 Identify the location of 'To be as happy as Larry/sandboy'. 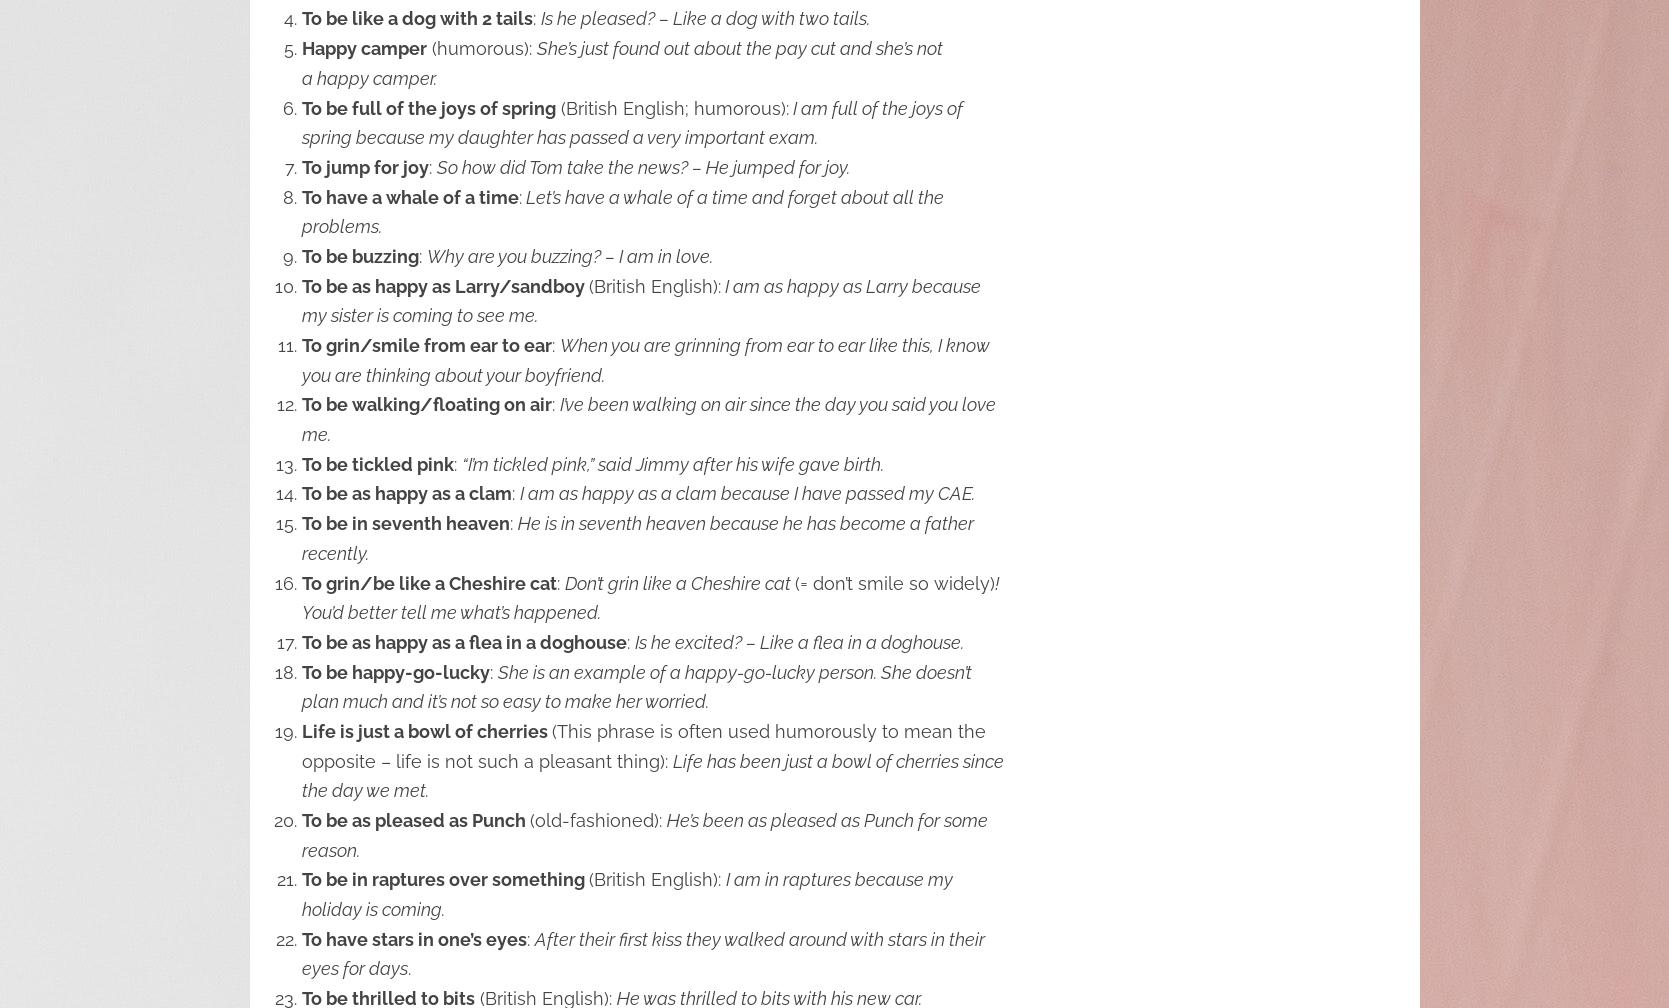
(444, 285).